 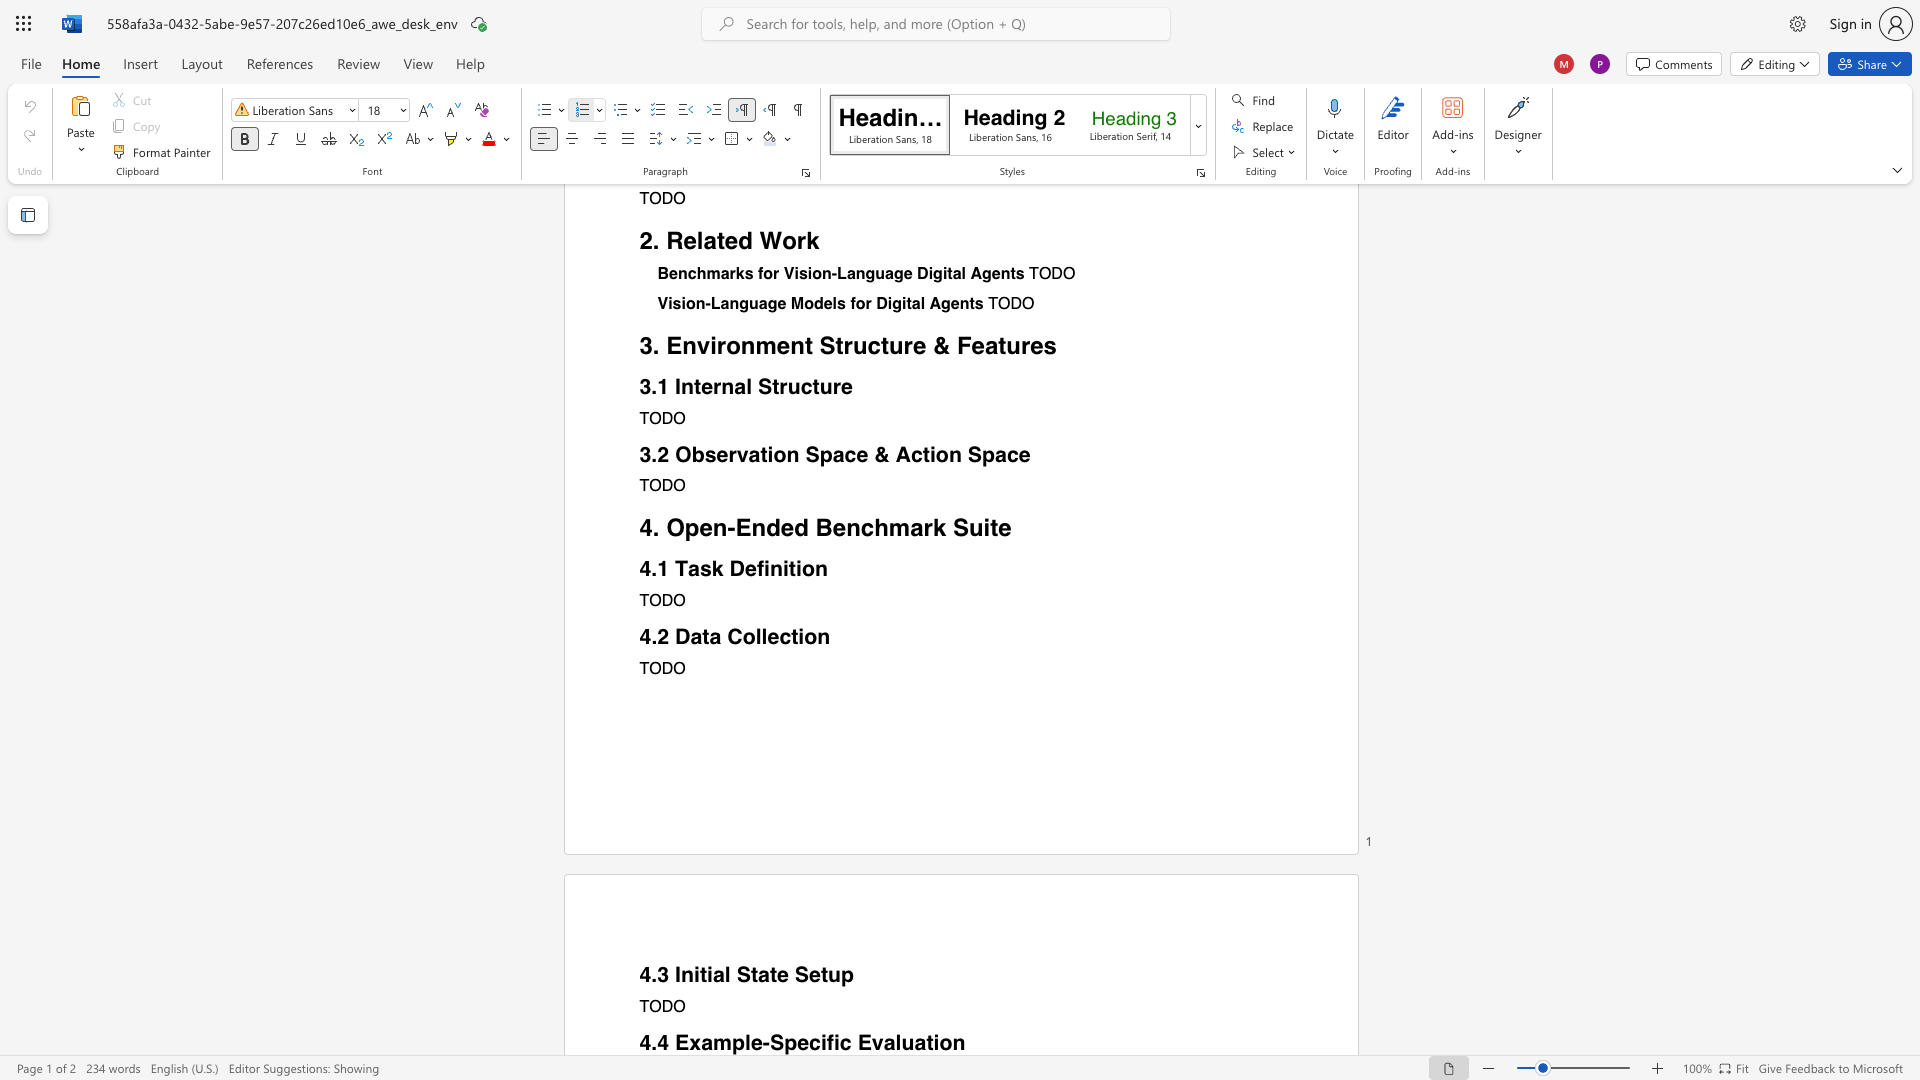 What do you see at coordinates (701, 1042) in the screenshot?
I see `the space between the continuous character "x" and "a" in the text` at bounding box center [701, 1042].